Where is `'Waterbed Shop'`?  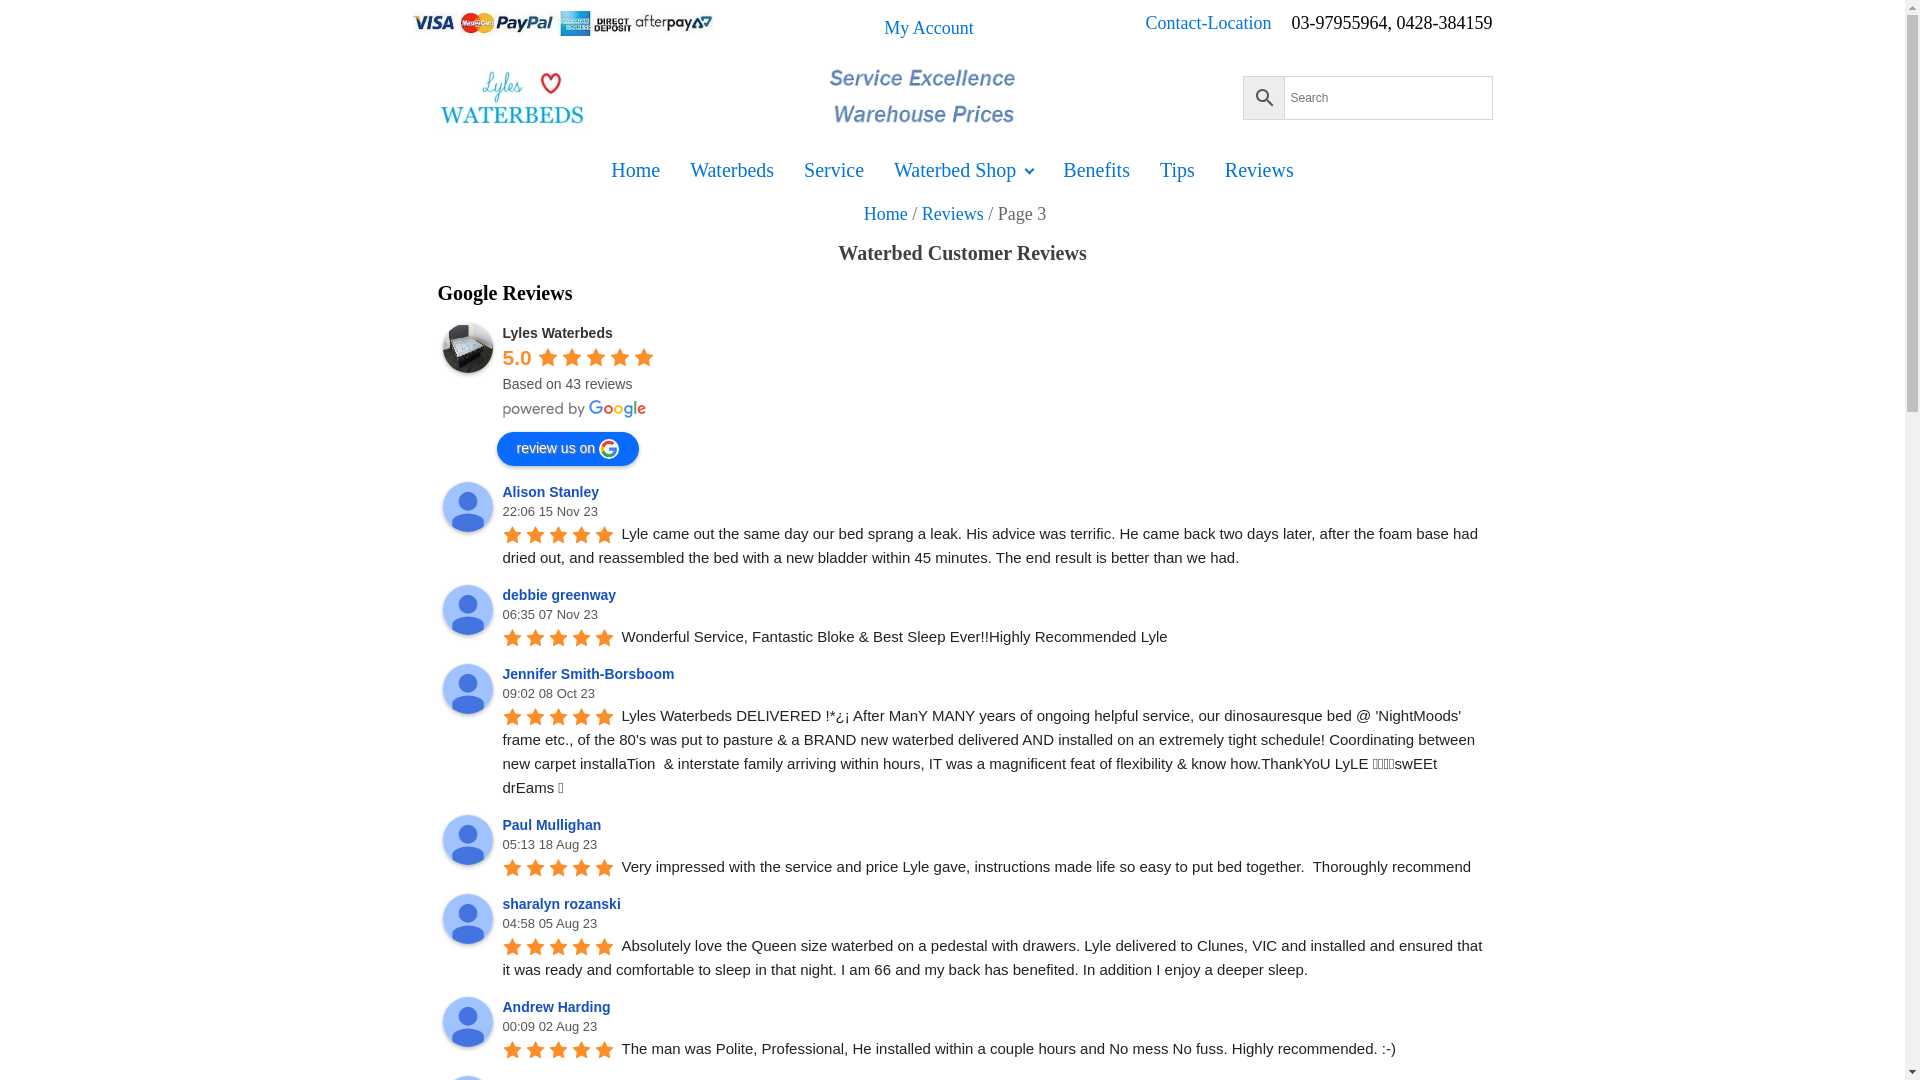
'Waterbed Shop' is located at coordinates (878, 168).